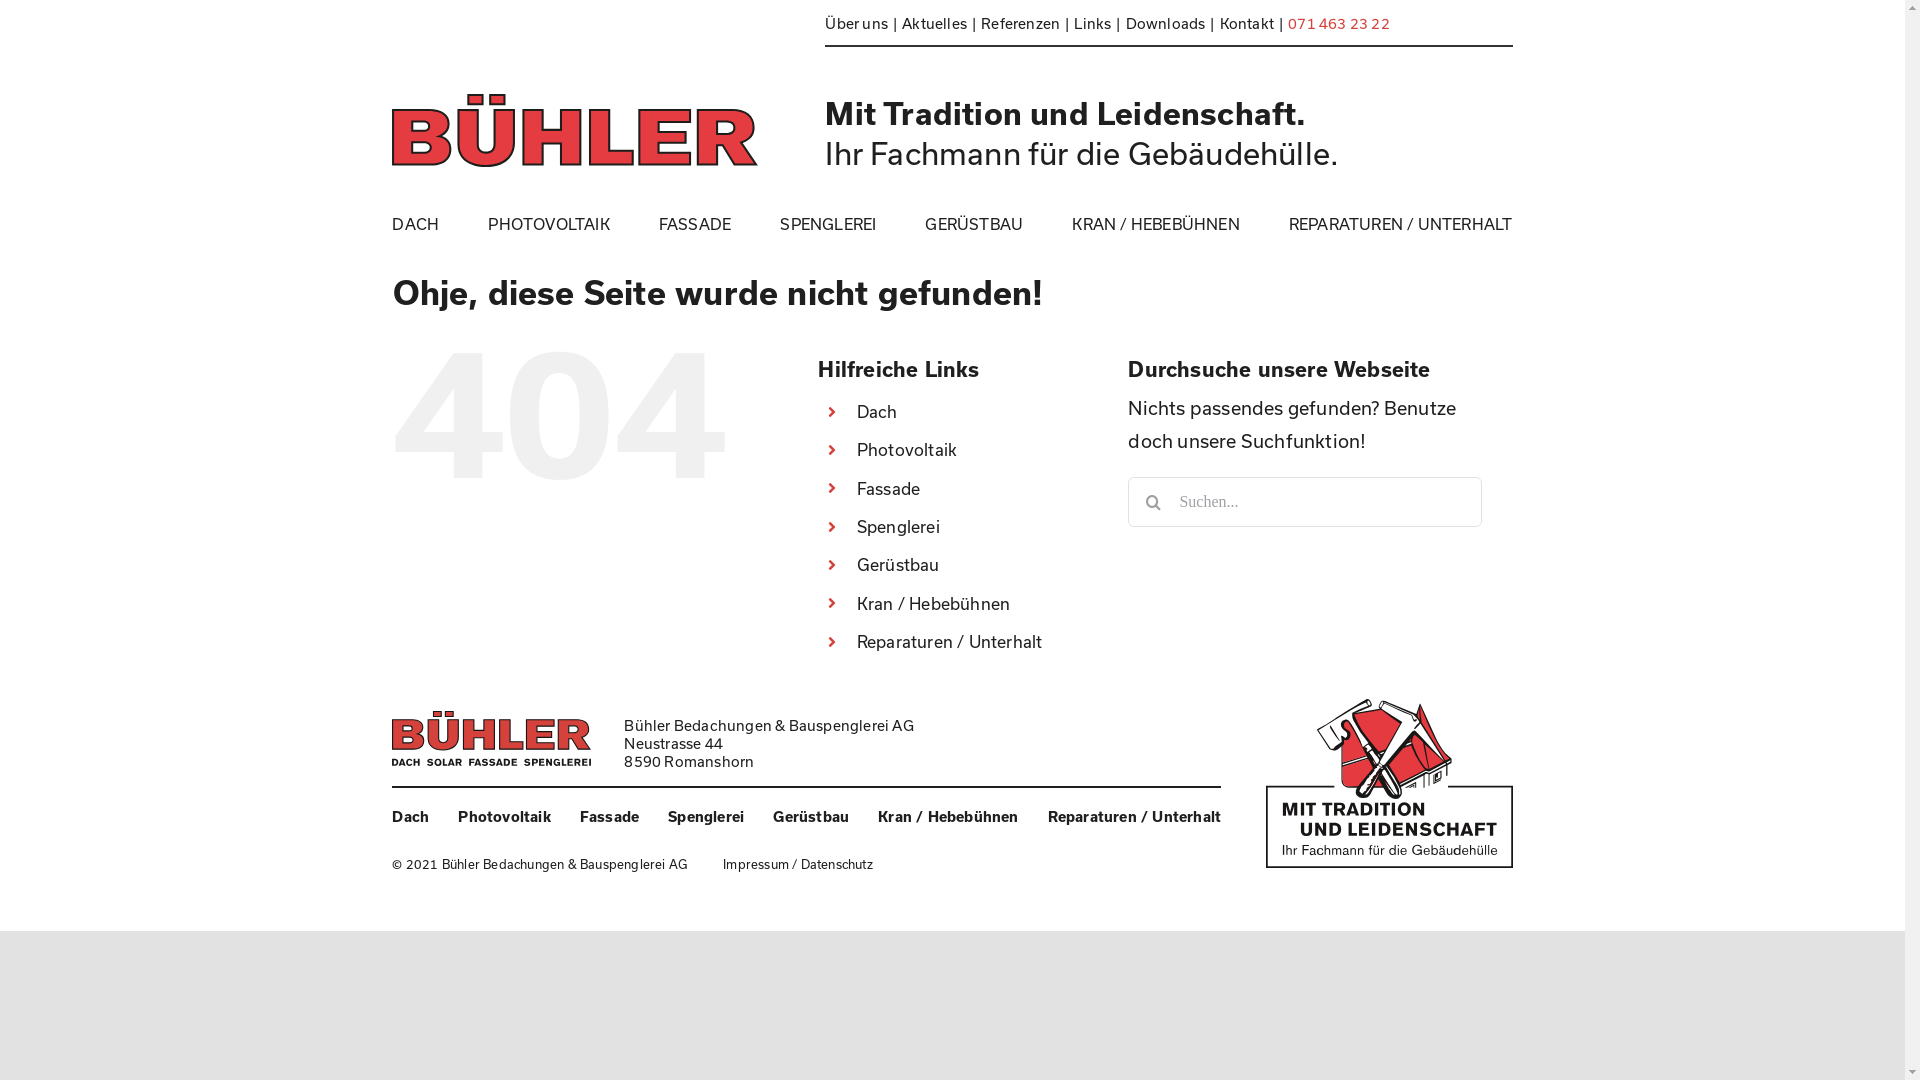 This screenshot has width=1920, height=1080. What do you see at coordinates (755, 863) in the screenshot?
I see `'Impressum'` at bounding box center [755, 863].